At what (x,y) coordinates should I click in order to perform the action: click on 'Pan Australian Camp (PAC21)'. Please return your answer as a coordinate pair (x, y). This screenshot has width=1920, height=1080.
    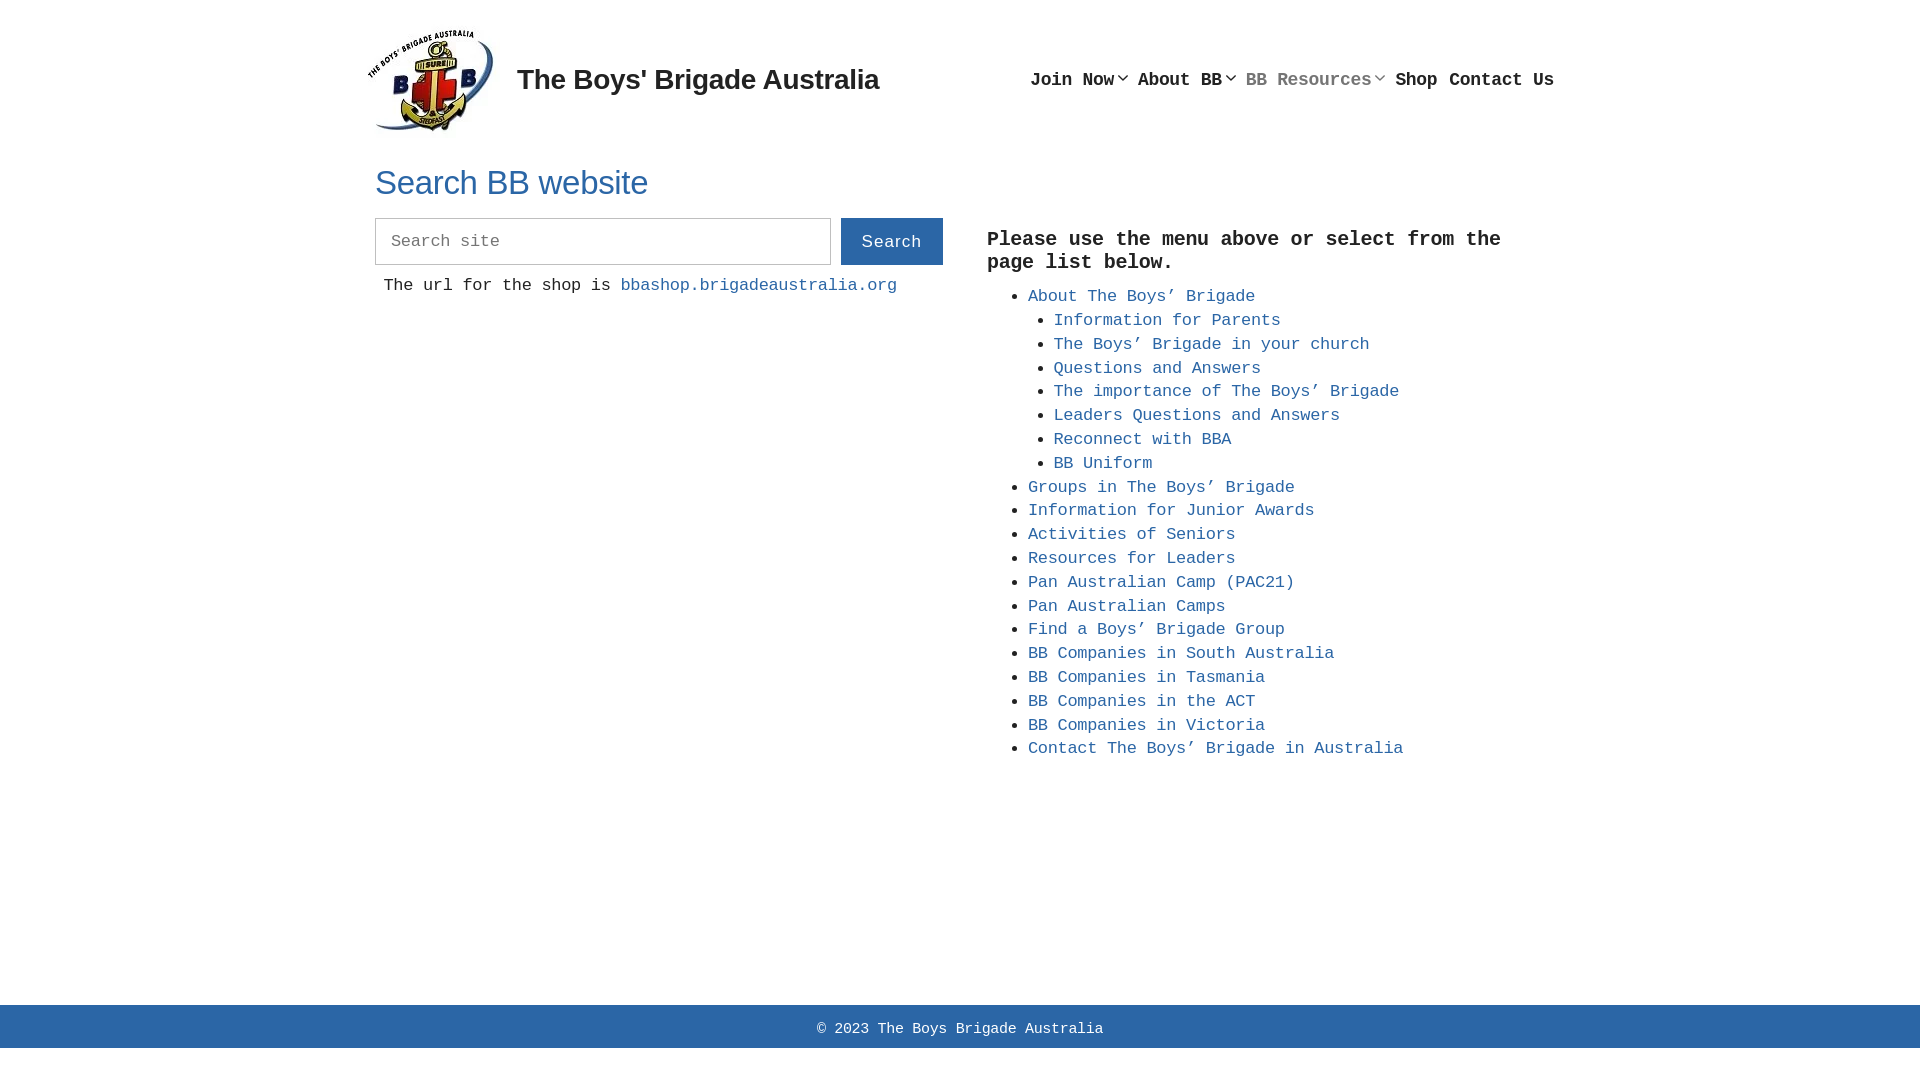
    Looking at the image, I should click on (1161, 582).